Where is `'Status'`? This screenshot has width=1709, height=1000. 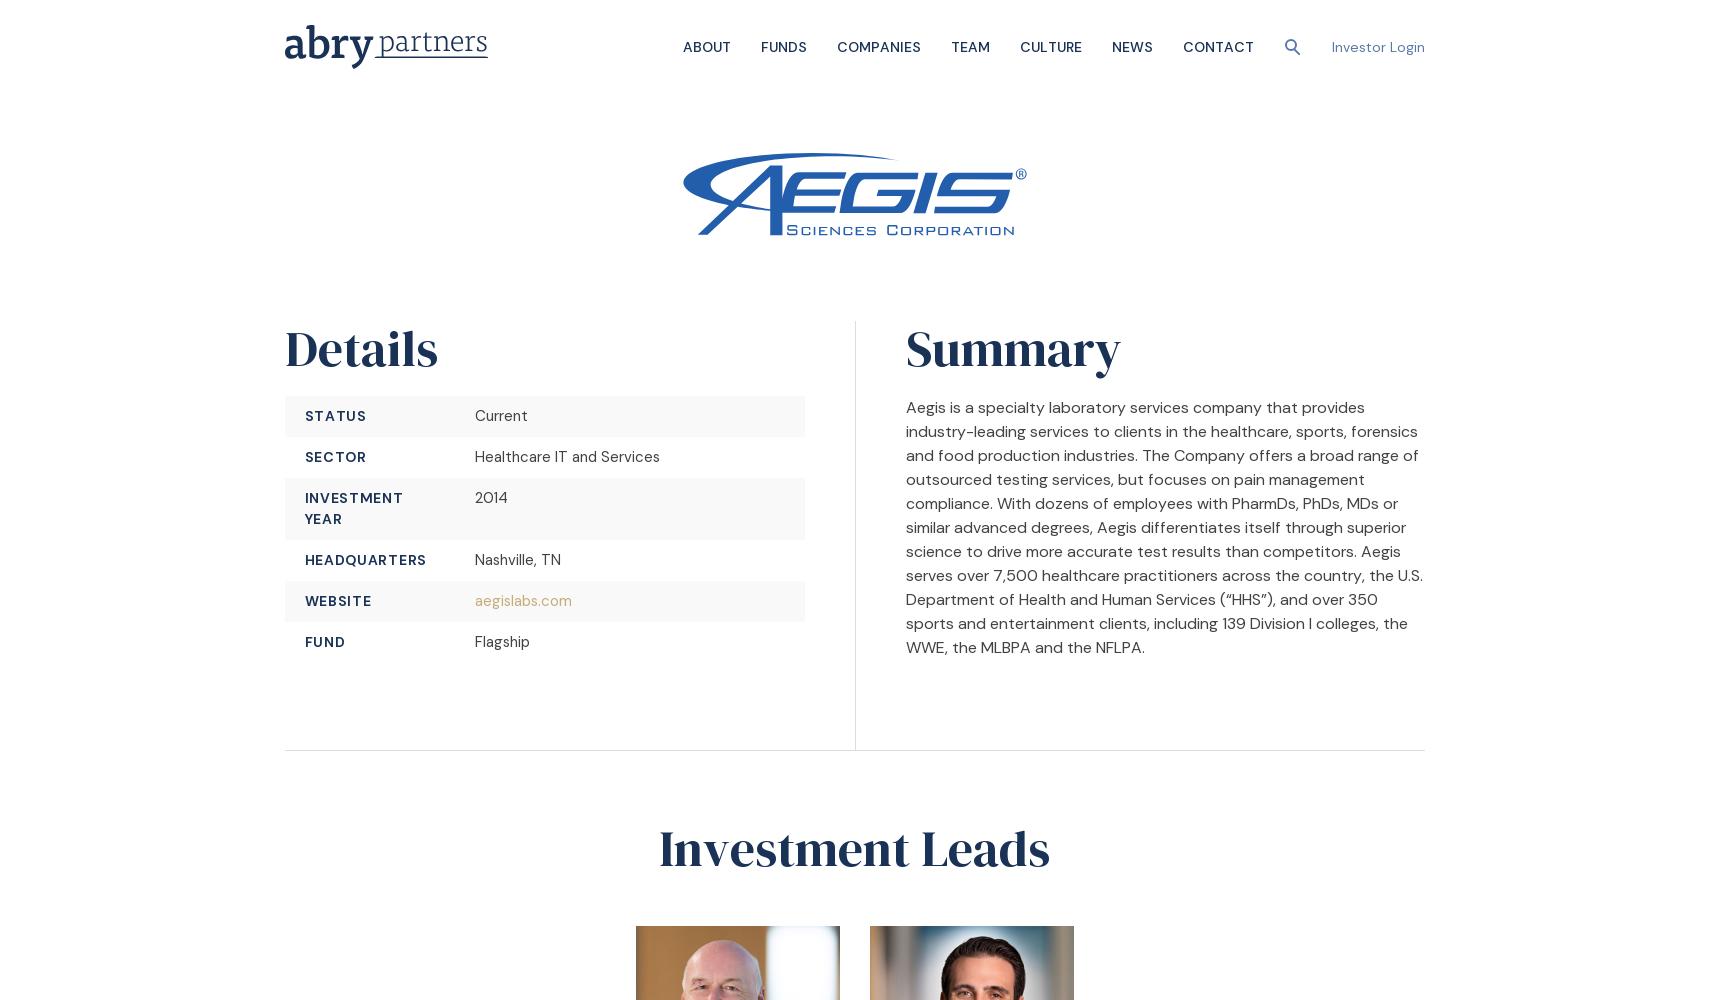 'Status' is located at coordinates (333, 416).